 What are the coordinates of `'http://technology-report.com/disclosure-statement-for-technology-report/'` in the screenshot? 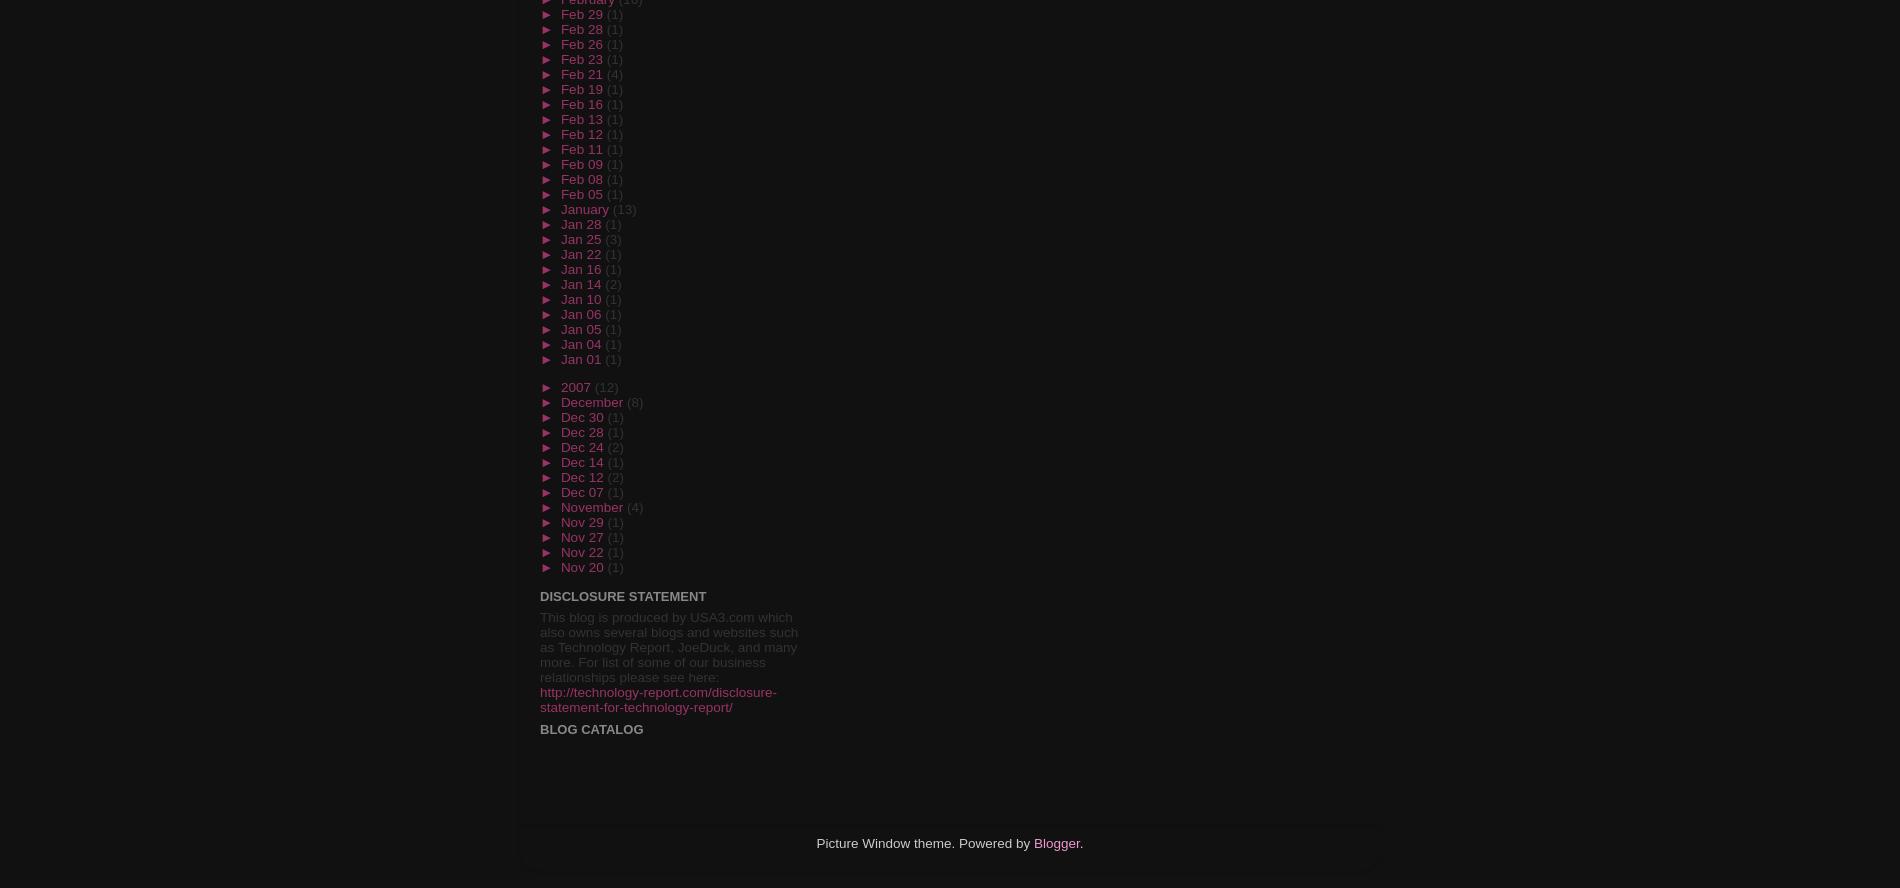 It's located at (658, 700).